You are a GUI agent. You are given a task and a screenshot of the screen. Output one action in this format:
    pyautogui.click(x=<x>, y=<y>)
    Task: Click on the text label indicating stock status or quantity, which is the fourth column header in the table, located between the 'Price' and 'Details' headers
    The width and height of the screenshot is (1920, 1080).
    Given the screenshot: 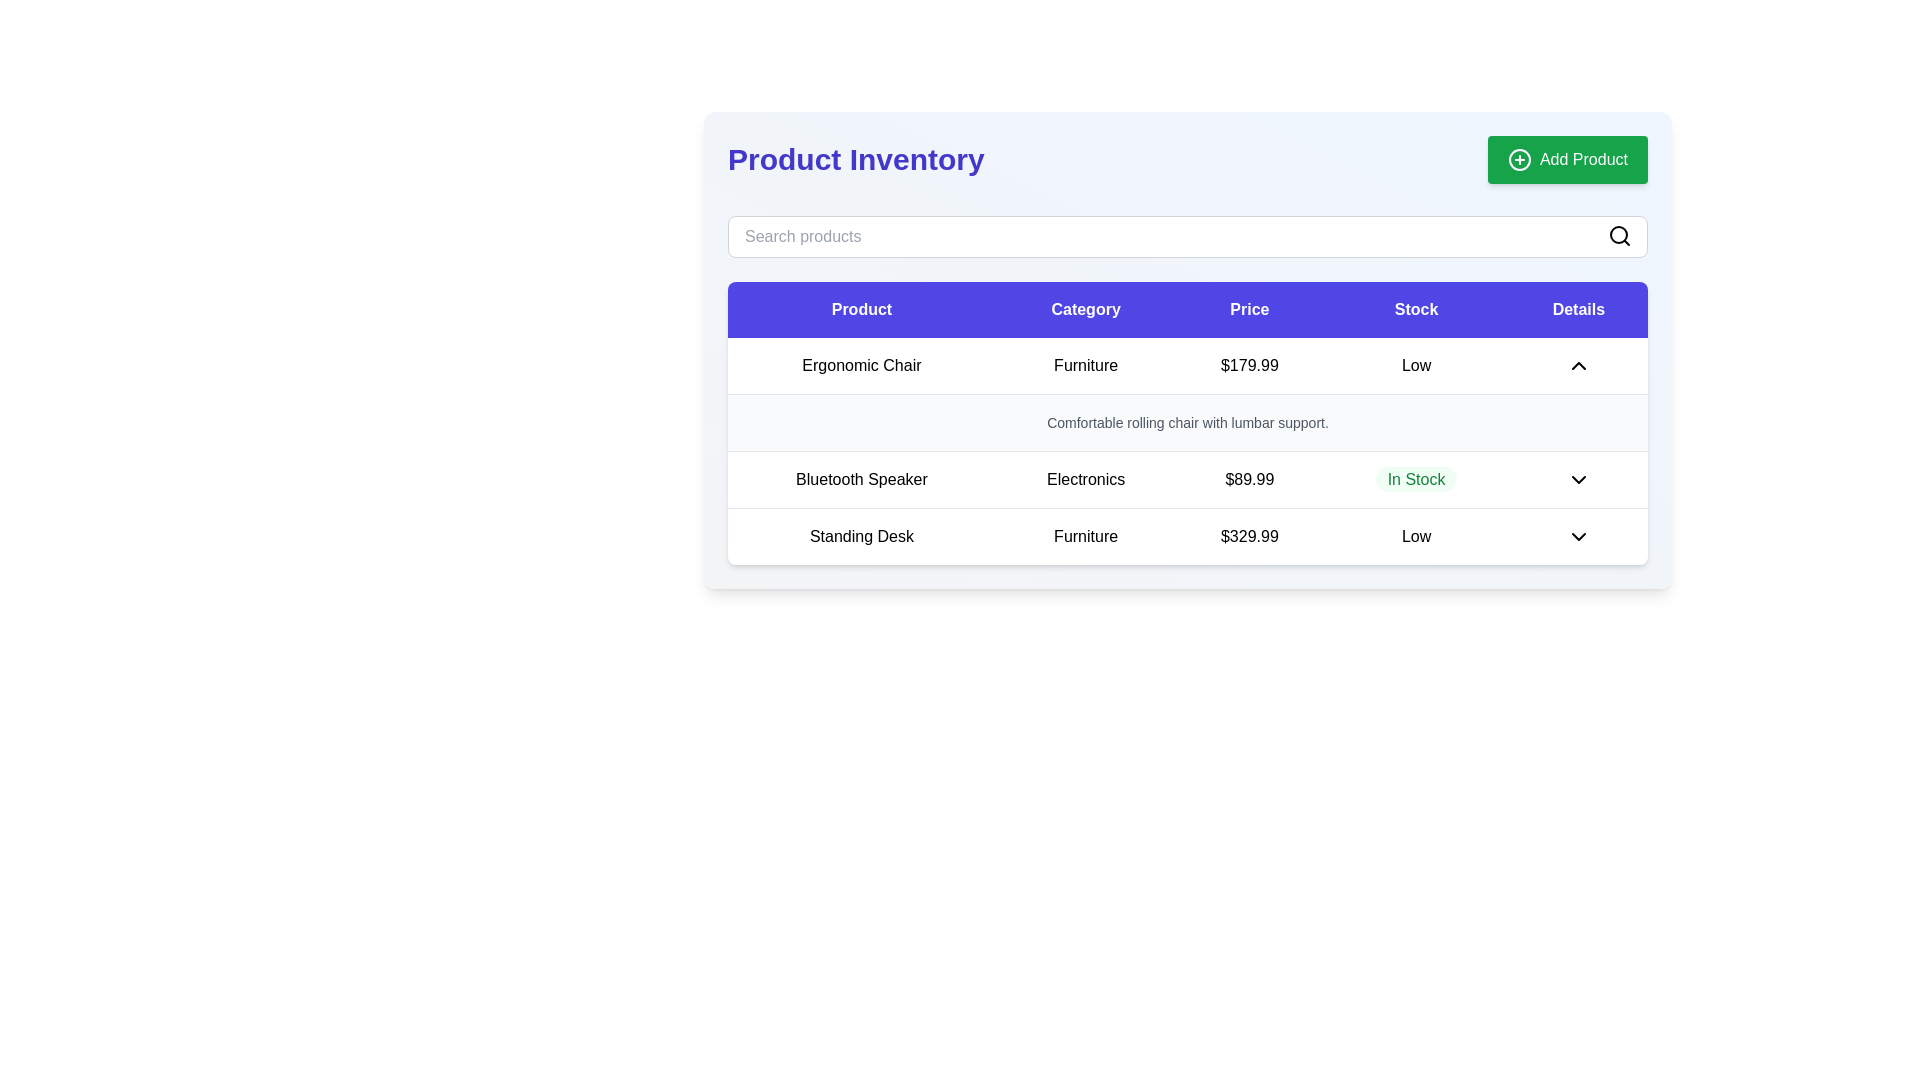 What is the action you would take?
    pyautogui.click(x=1415, y=309)
    